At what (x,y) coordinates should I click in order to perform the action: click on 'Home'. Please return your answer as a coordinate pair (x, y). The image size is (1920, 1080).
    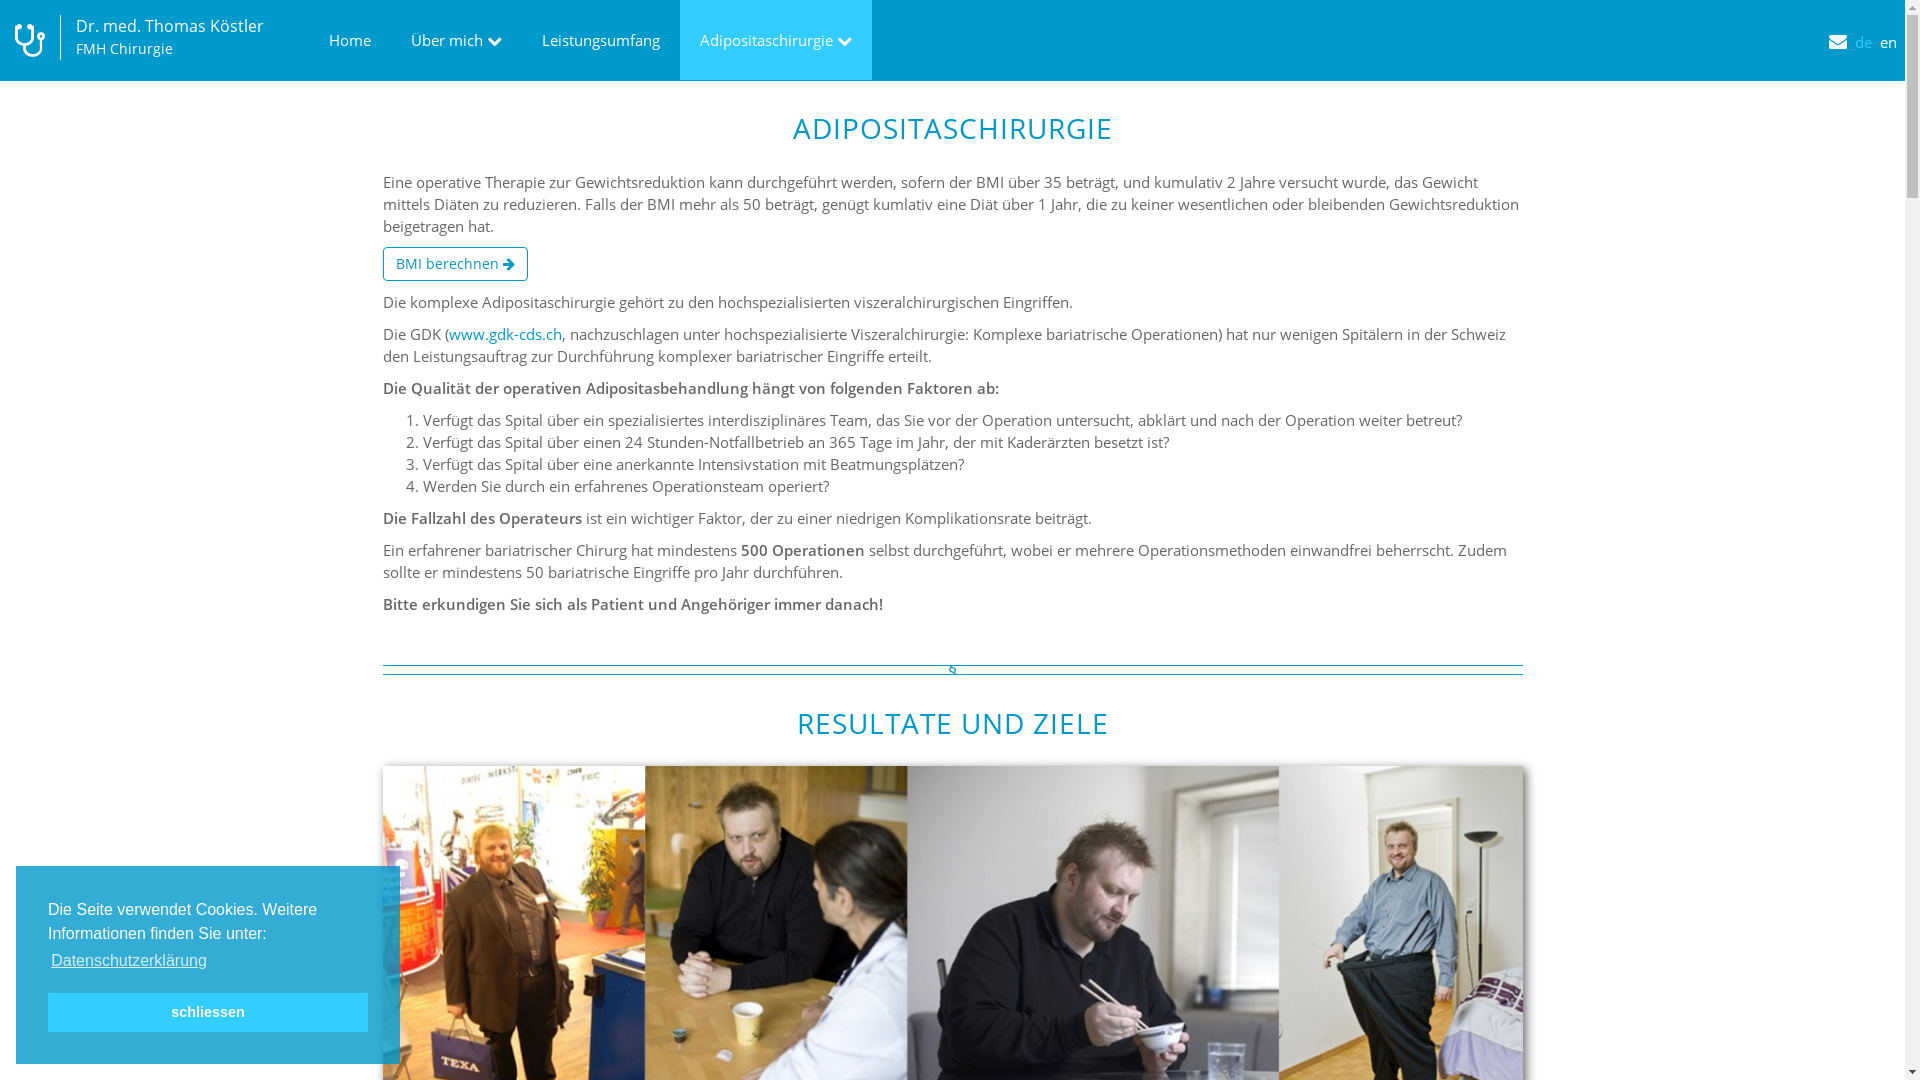
    Looking at the image, I should click on (350, 39).